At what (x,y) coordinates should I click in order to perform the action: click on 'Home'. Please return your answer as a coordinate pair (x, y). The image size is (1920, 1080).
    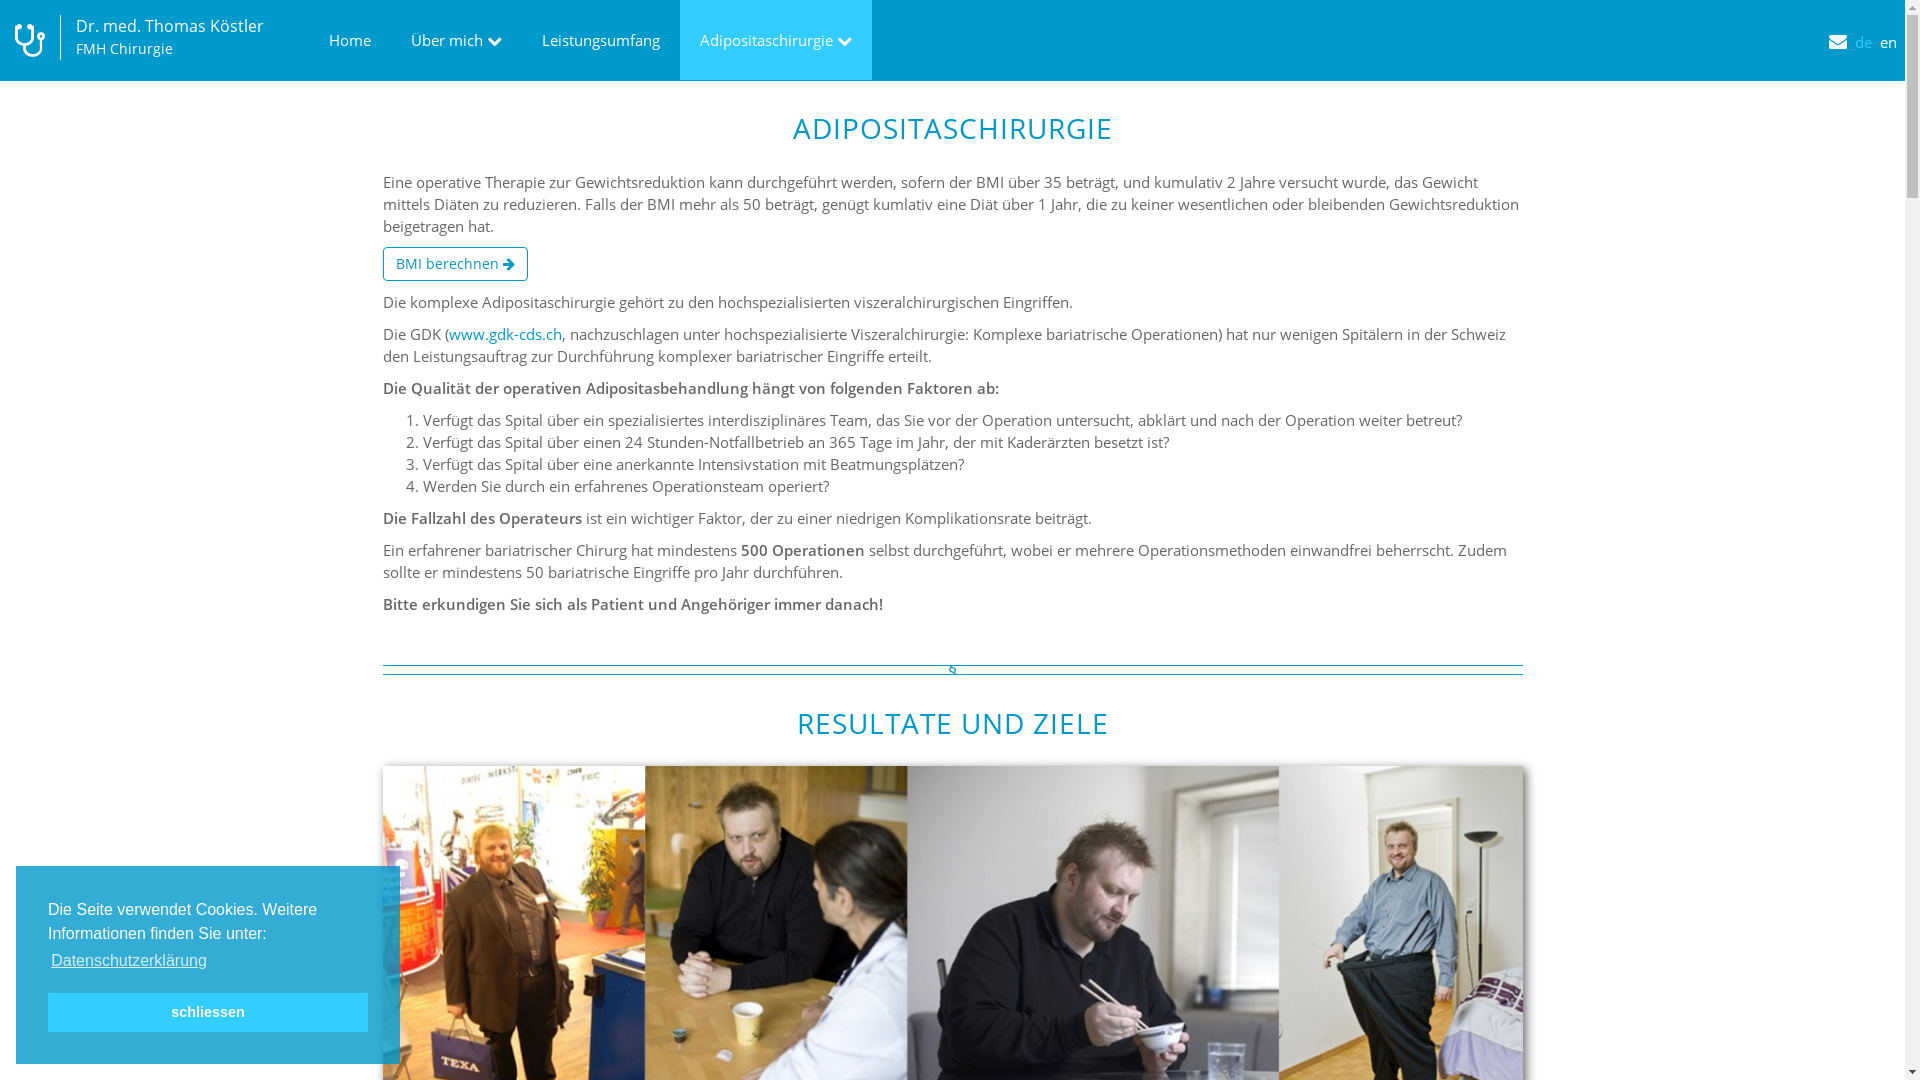
    Looking at the image, I should click on (350, 39).